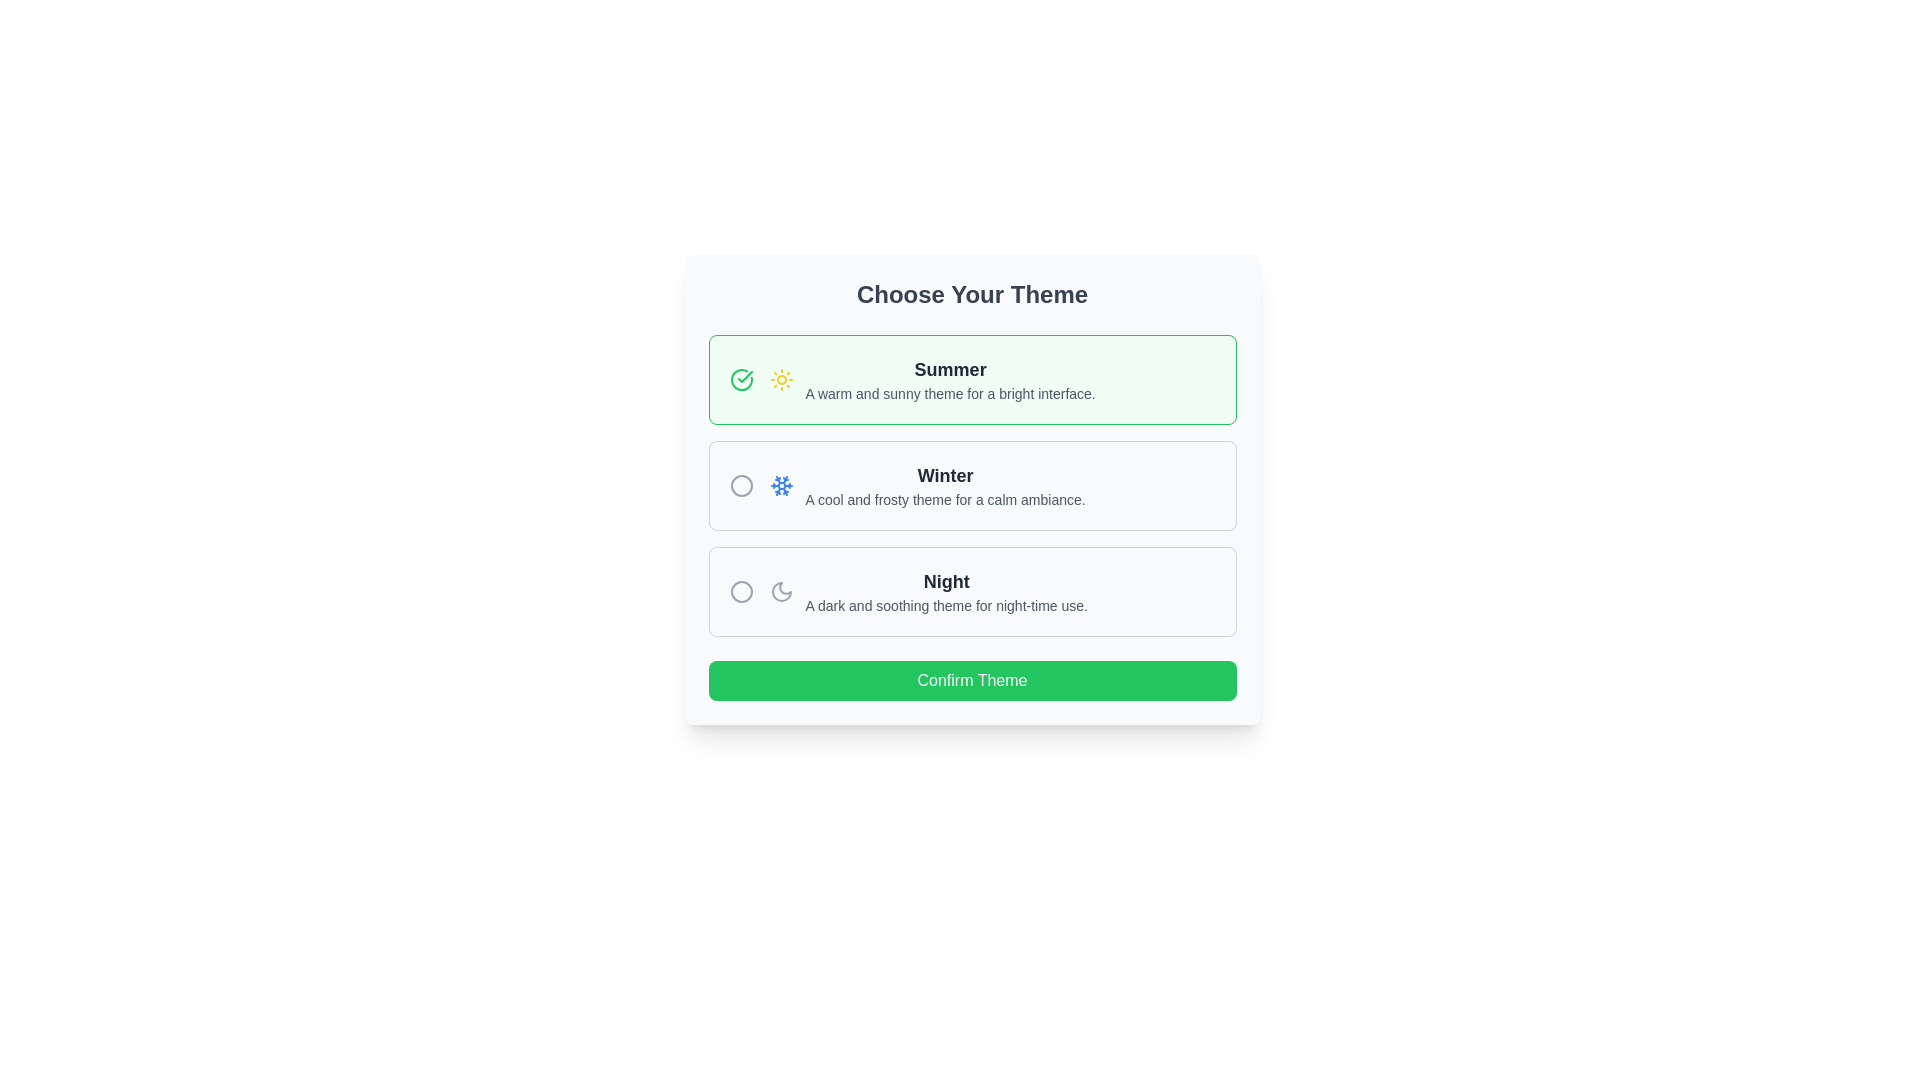  I want to click on the crescent moon icon representing the 'Night' theme located in the third theme option of the 'Choose Your Theme' section, positioned to the left of the text 'Night', so click(780, 590).